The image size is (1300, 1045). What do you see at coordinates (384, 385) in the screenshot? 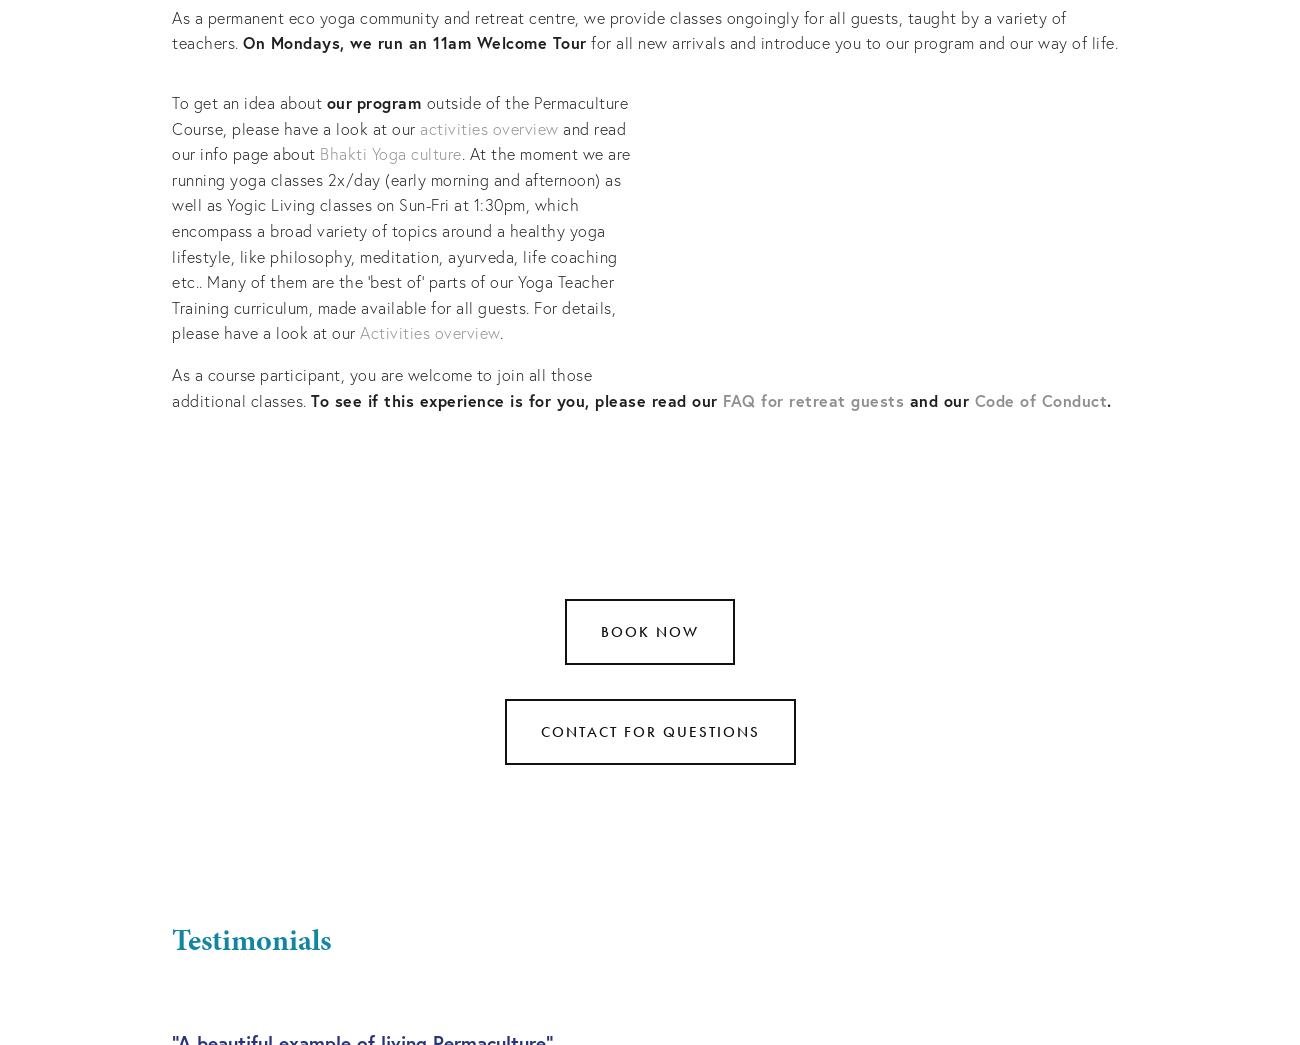
I see `'As a course participant, you are welcome to join all those additional classes.'` at bounding box center [384, 385].